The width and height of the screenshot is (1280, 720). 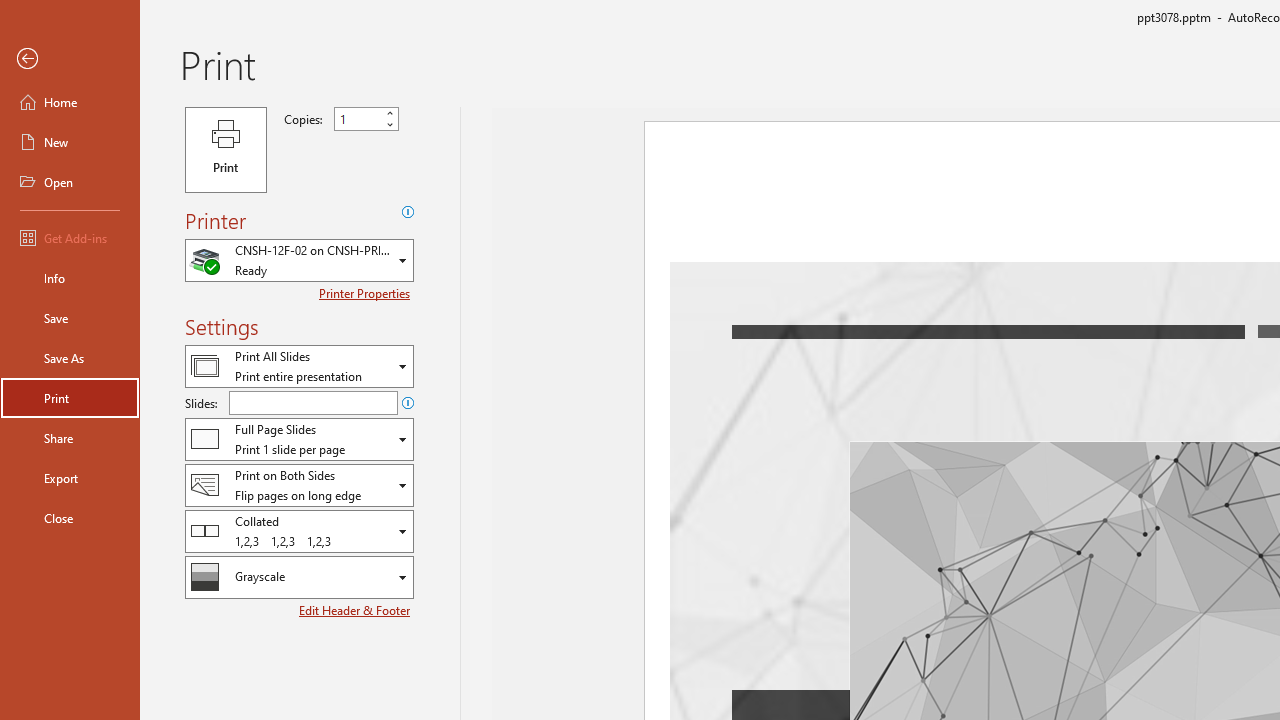 What do you see at coordinates (366, 119) in the screenshot?
I see `'Copies'` at bounding box center [366, 119].